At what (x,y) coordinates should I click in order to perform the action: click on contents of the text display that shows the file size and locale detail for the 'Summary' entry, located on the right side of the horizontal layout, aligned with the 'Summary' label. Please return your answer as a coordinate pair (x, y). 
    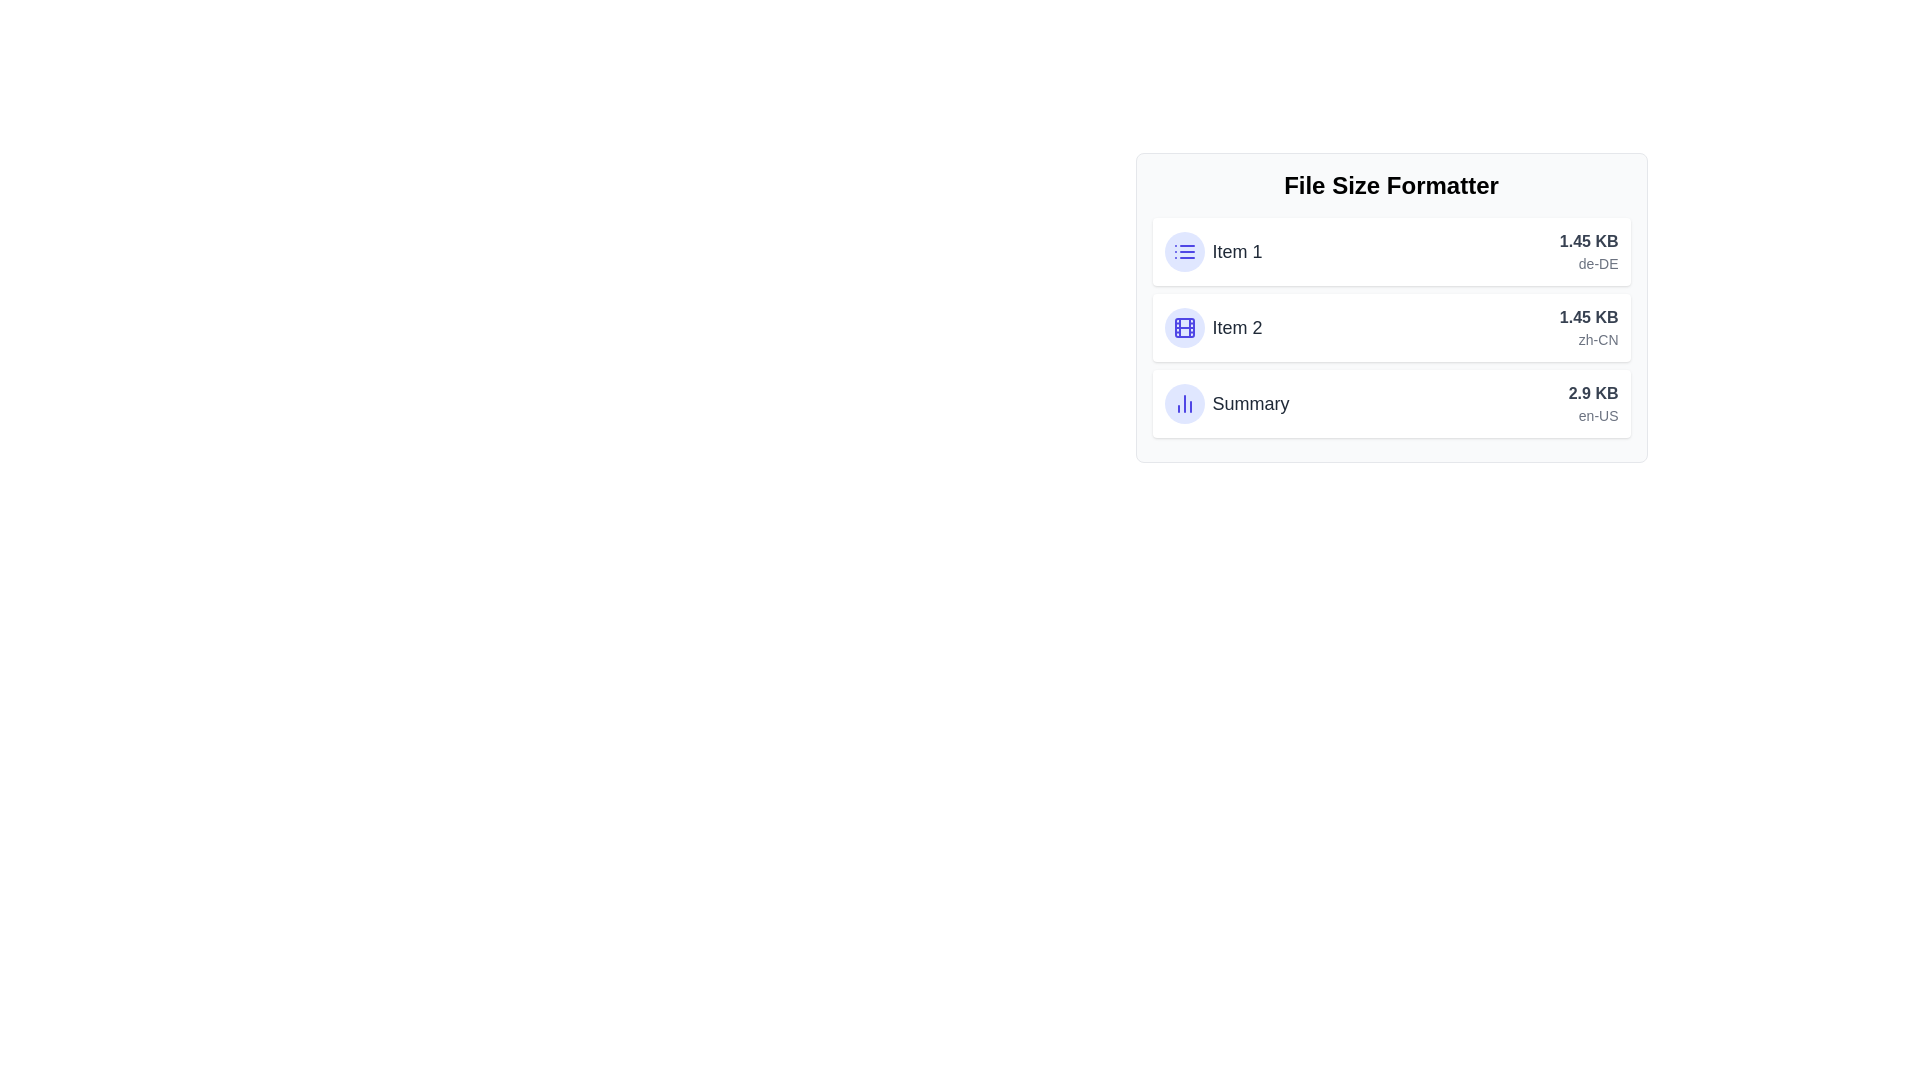
    Looking at the image, I should click on (1592, 404).